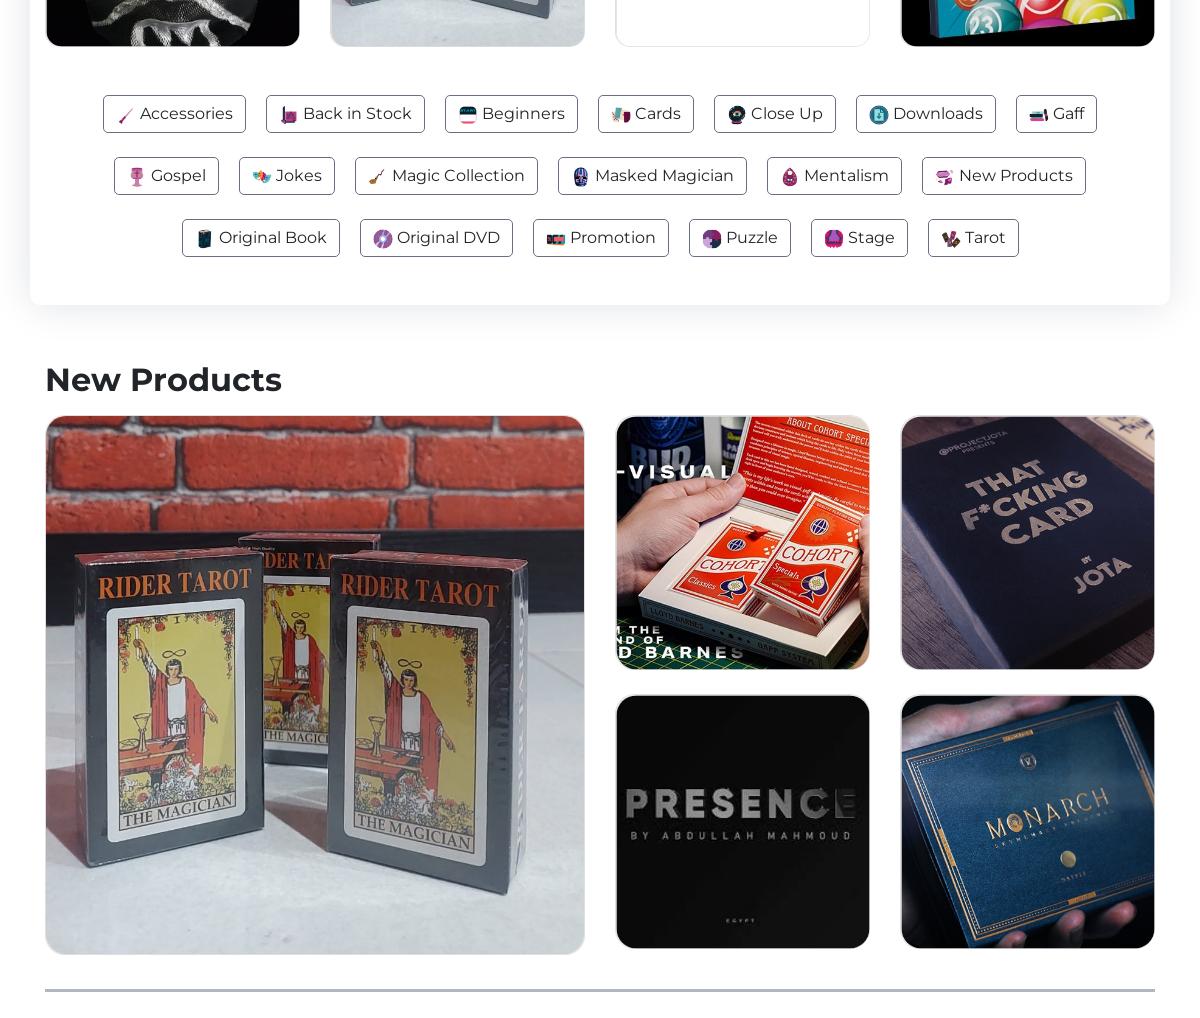  What do you see at coordinates (147, 175) in the screenshot?
I see `'Gospel'` at bounding box center [147, 175].